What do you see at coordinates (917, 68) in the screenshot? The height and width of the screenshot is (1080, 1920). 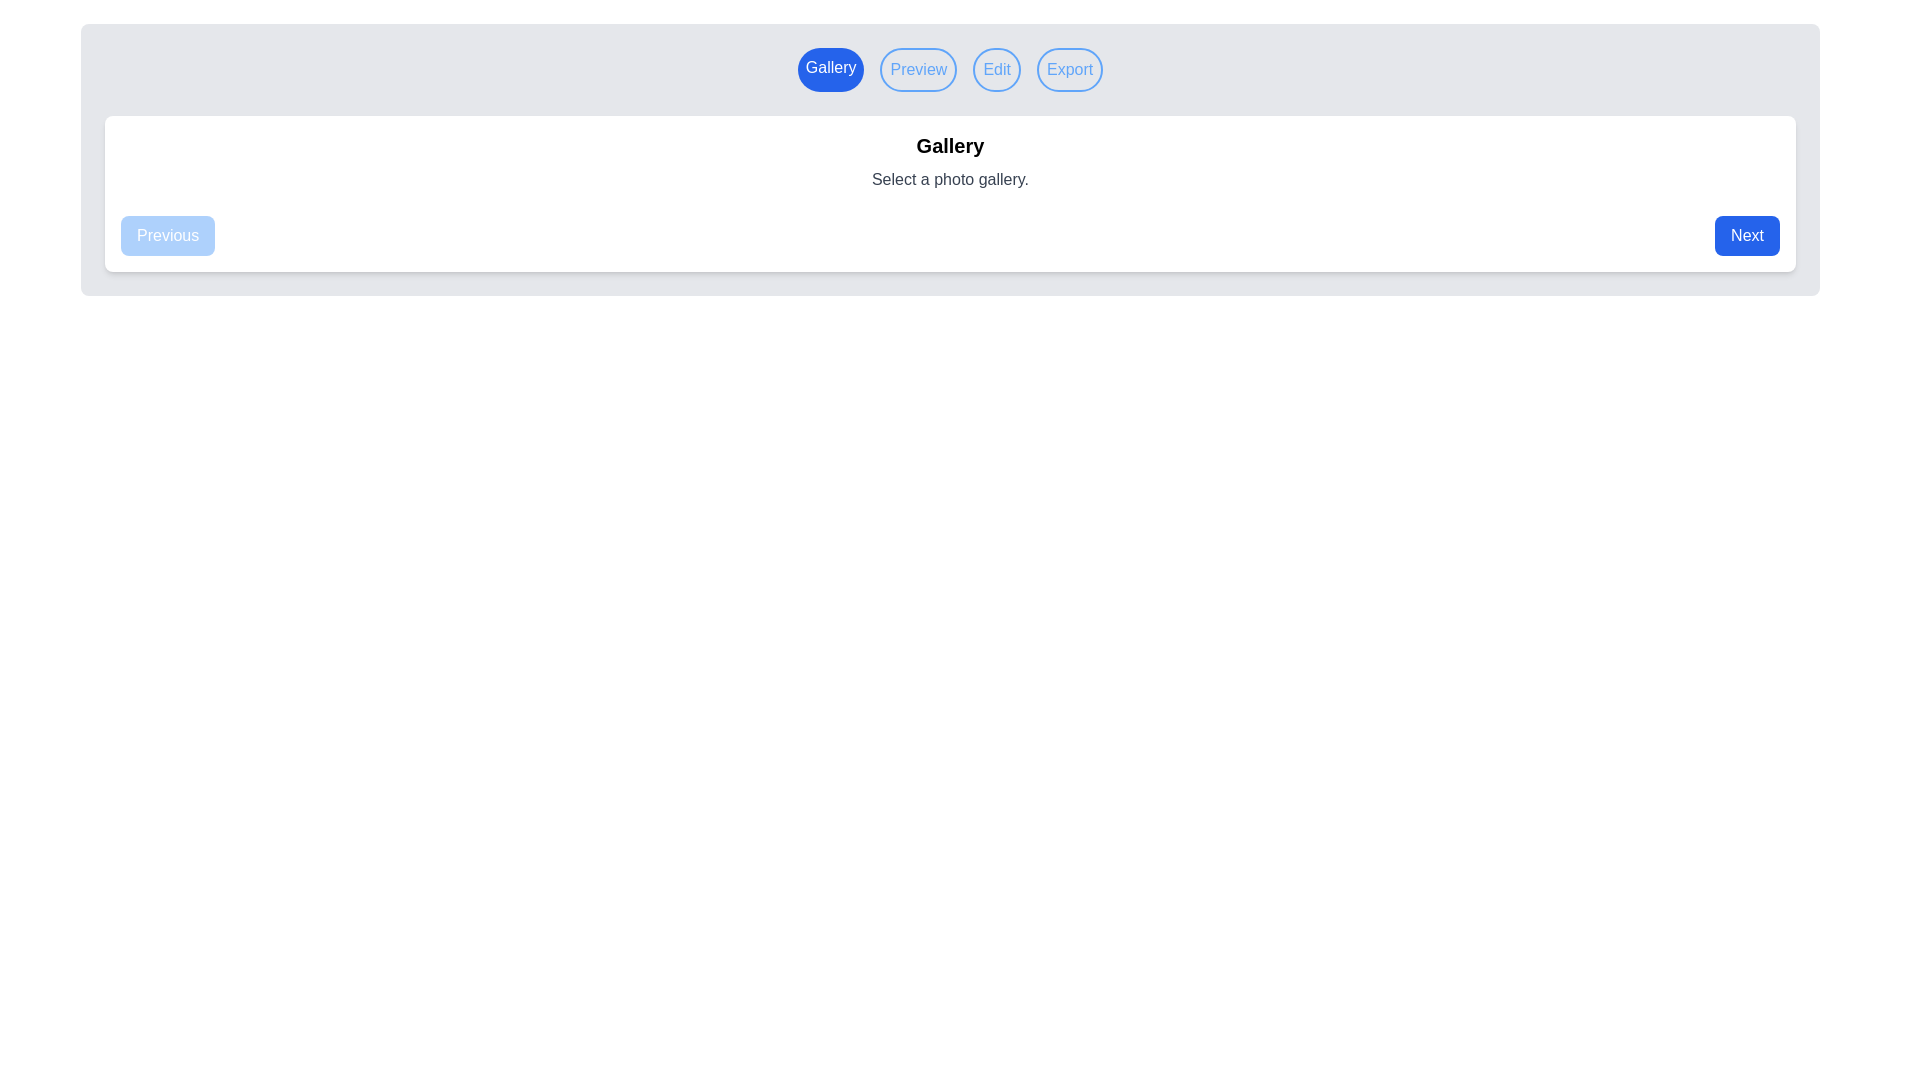 I see `the step label Preview to navigate to the corresponding step` at bounding box center [917, 68].